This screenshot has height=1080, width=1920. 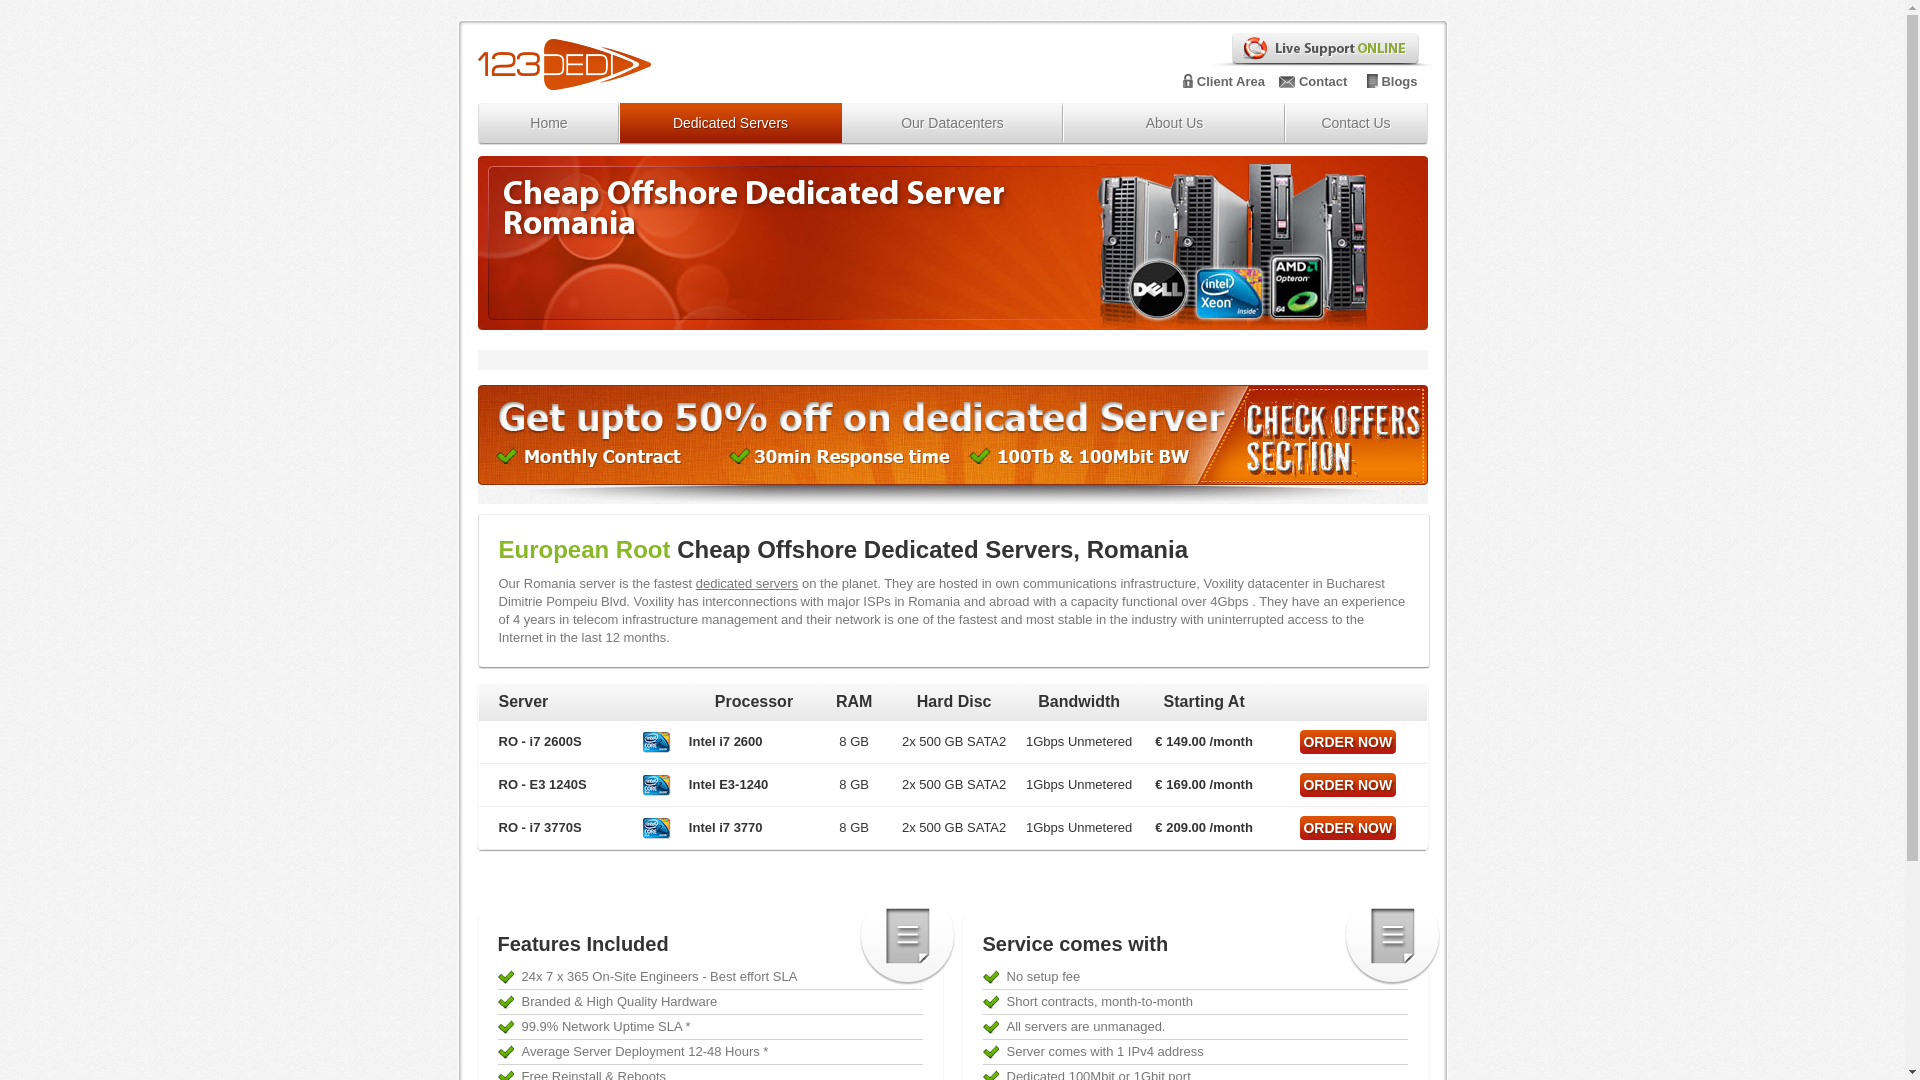 I want to click on 'Contact', so click(x=1299, y=80).